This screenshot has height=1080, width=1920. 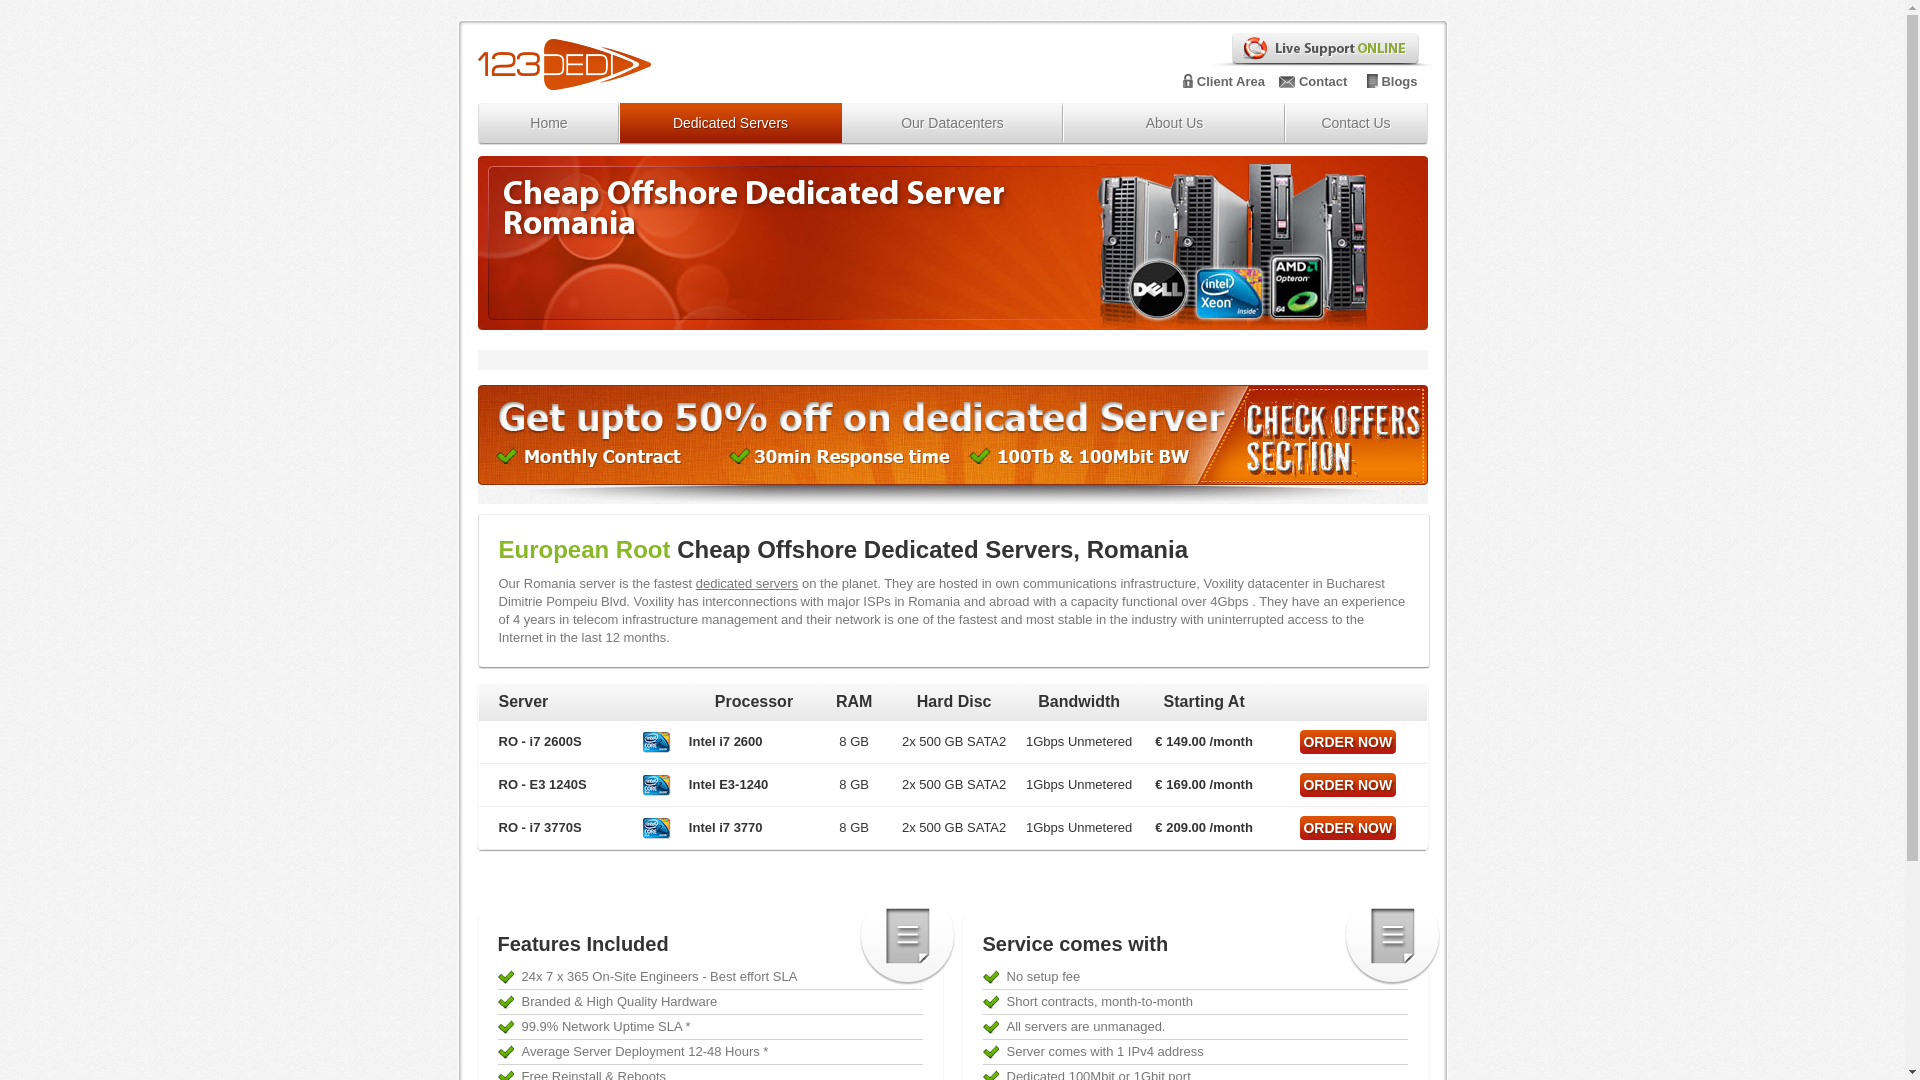 I want to click on 'Contact', so click(x=1299, y=80).